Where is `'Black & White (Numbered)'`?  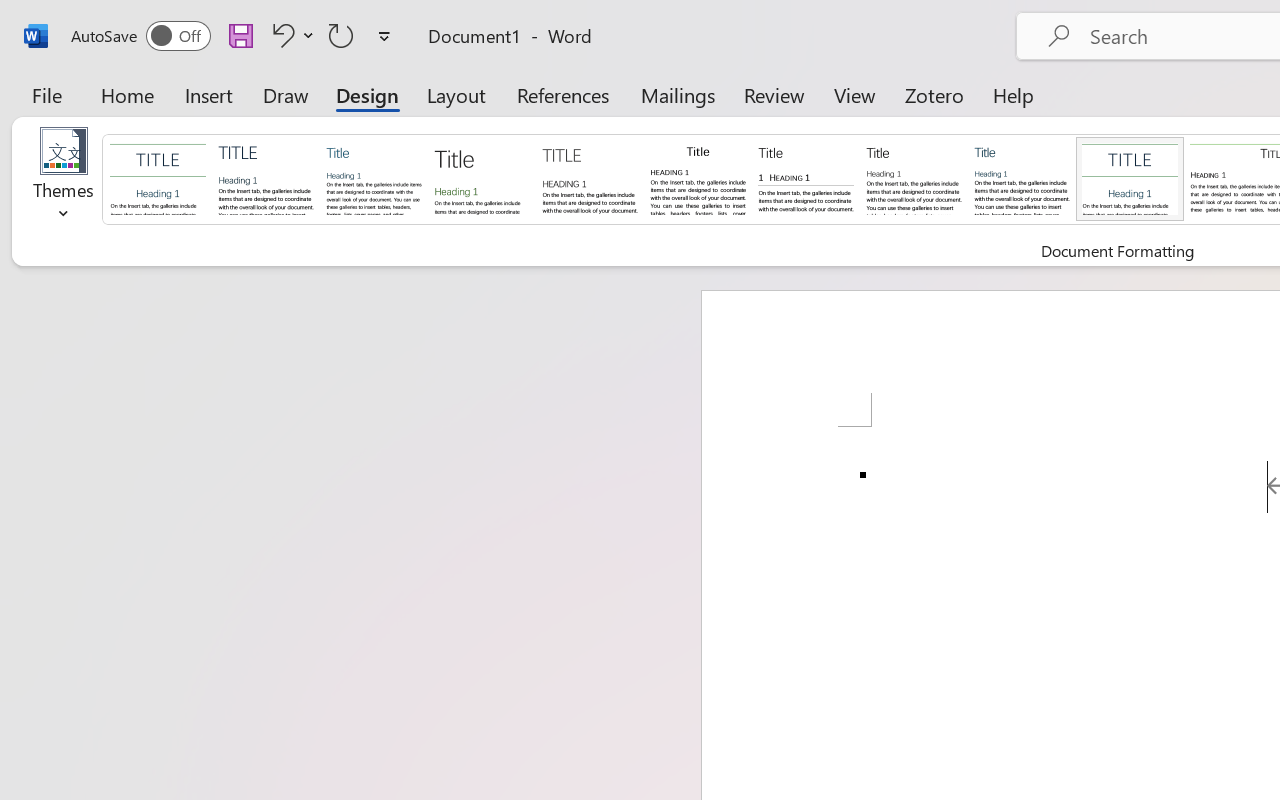
'Black & White (Numbered)' is located at coordinates (806, 177).